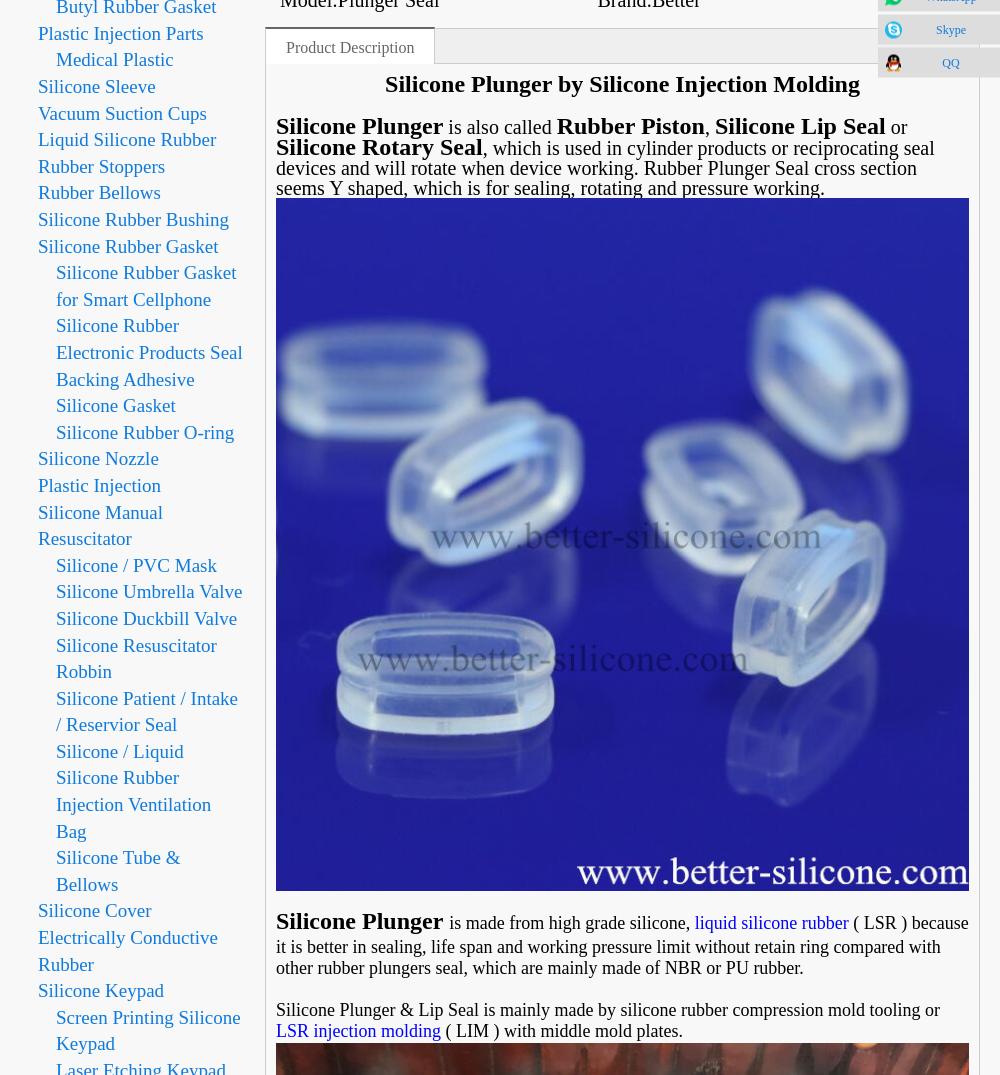 This screenshot has height=1075, width=1000. I want to click on 'Silicone Sleeve', so click(95, 86).